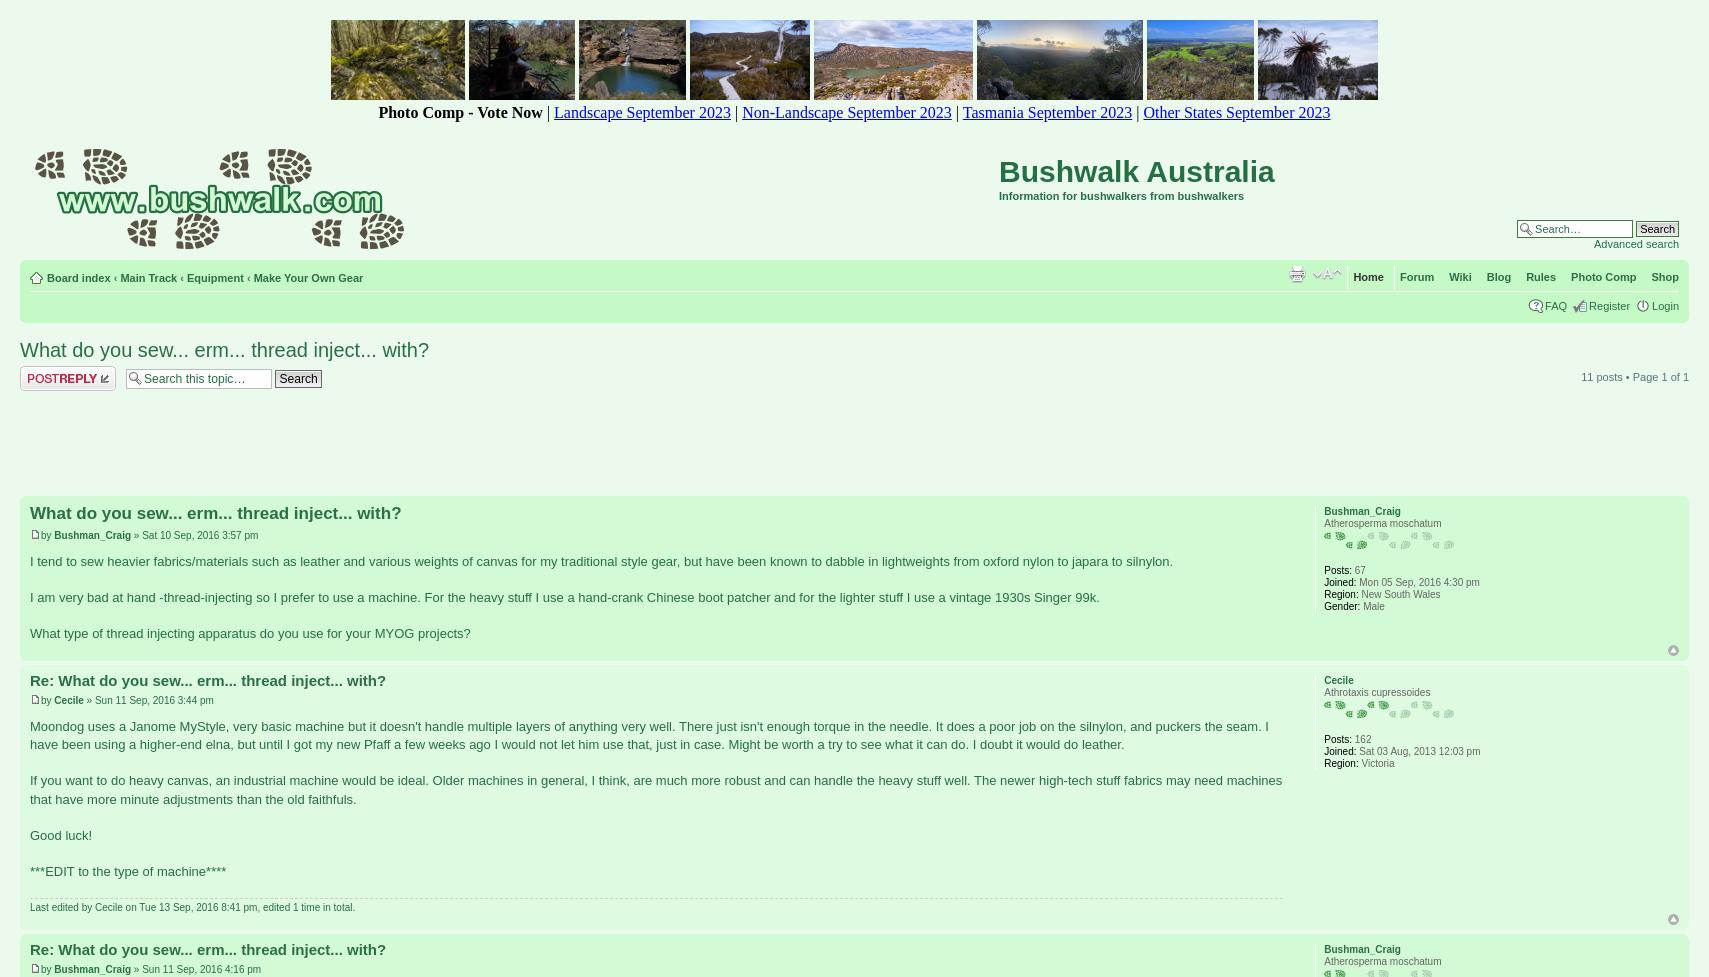 The image size is (1709, 977). I want to click on 'Blog', so click(1498, 275).